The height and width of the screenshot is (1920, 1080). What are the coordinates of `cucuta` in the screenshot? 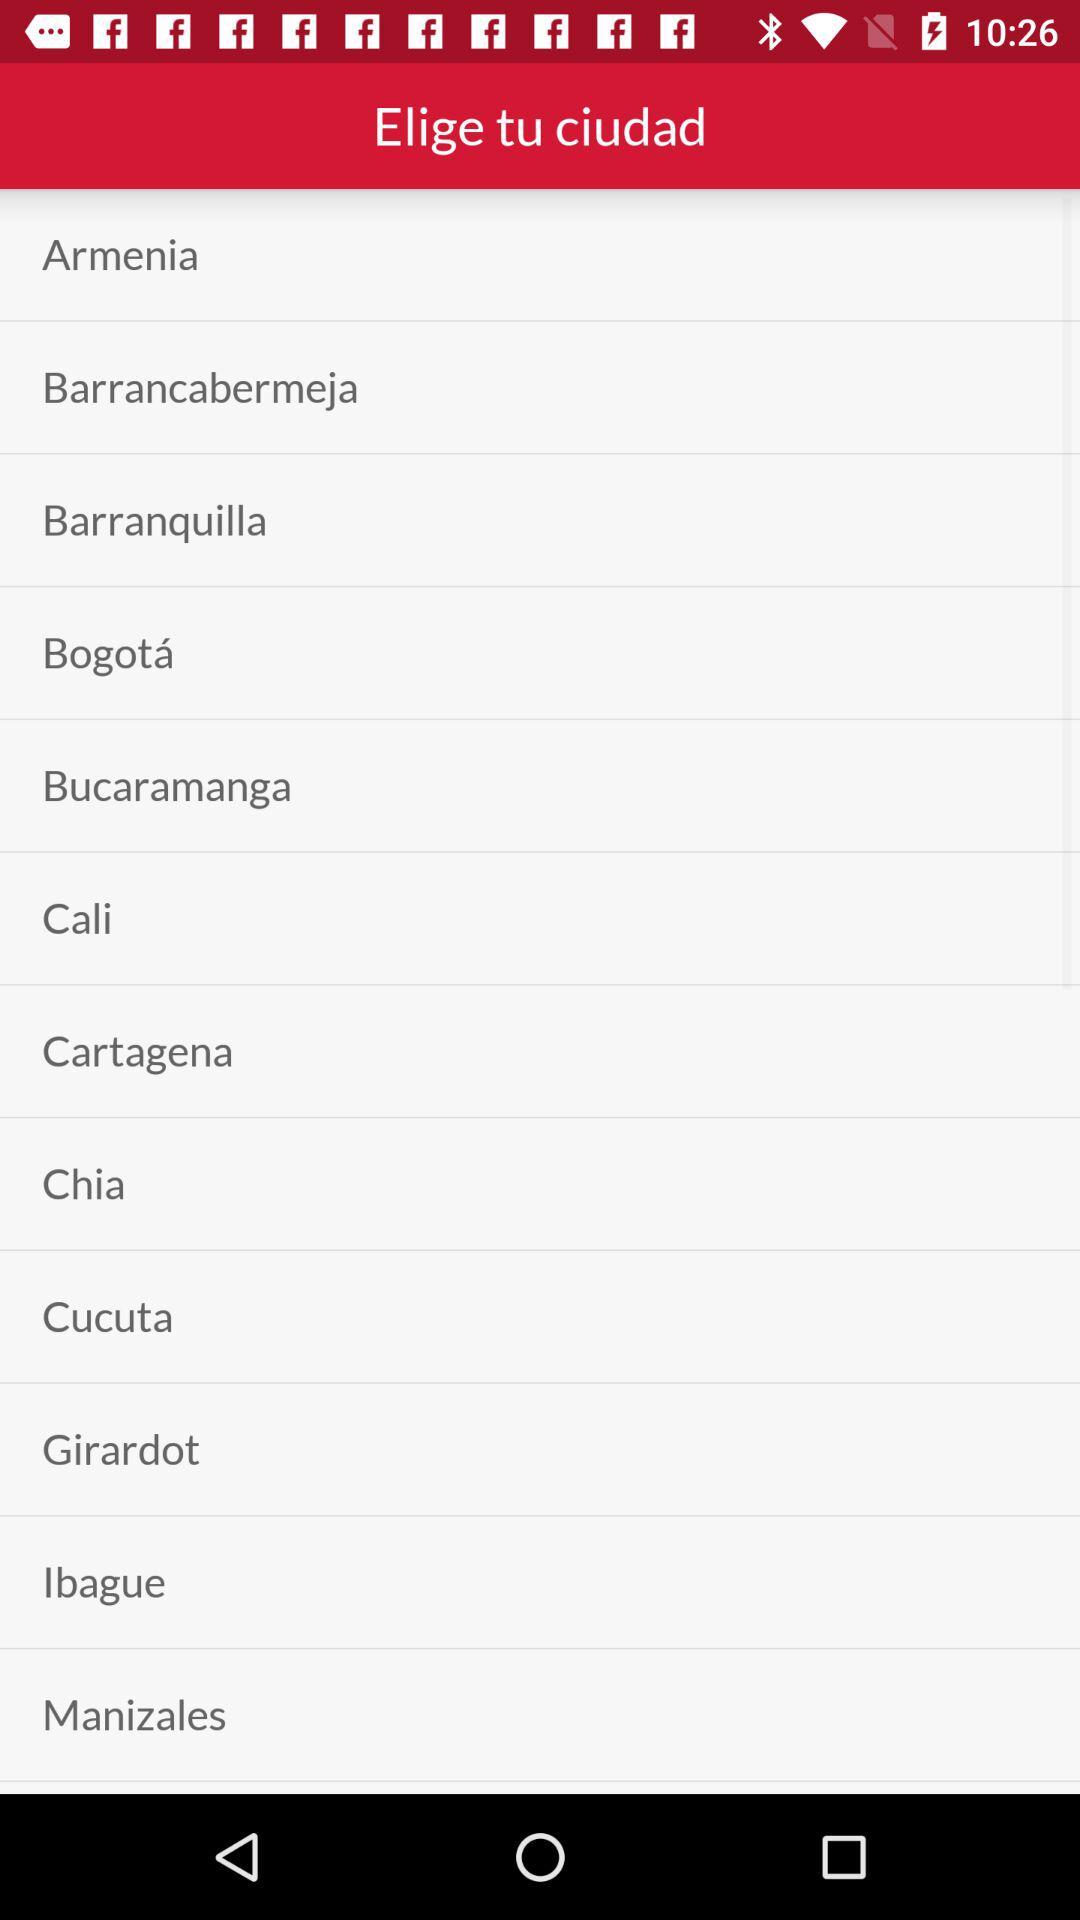 It's located at (107, 1316).